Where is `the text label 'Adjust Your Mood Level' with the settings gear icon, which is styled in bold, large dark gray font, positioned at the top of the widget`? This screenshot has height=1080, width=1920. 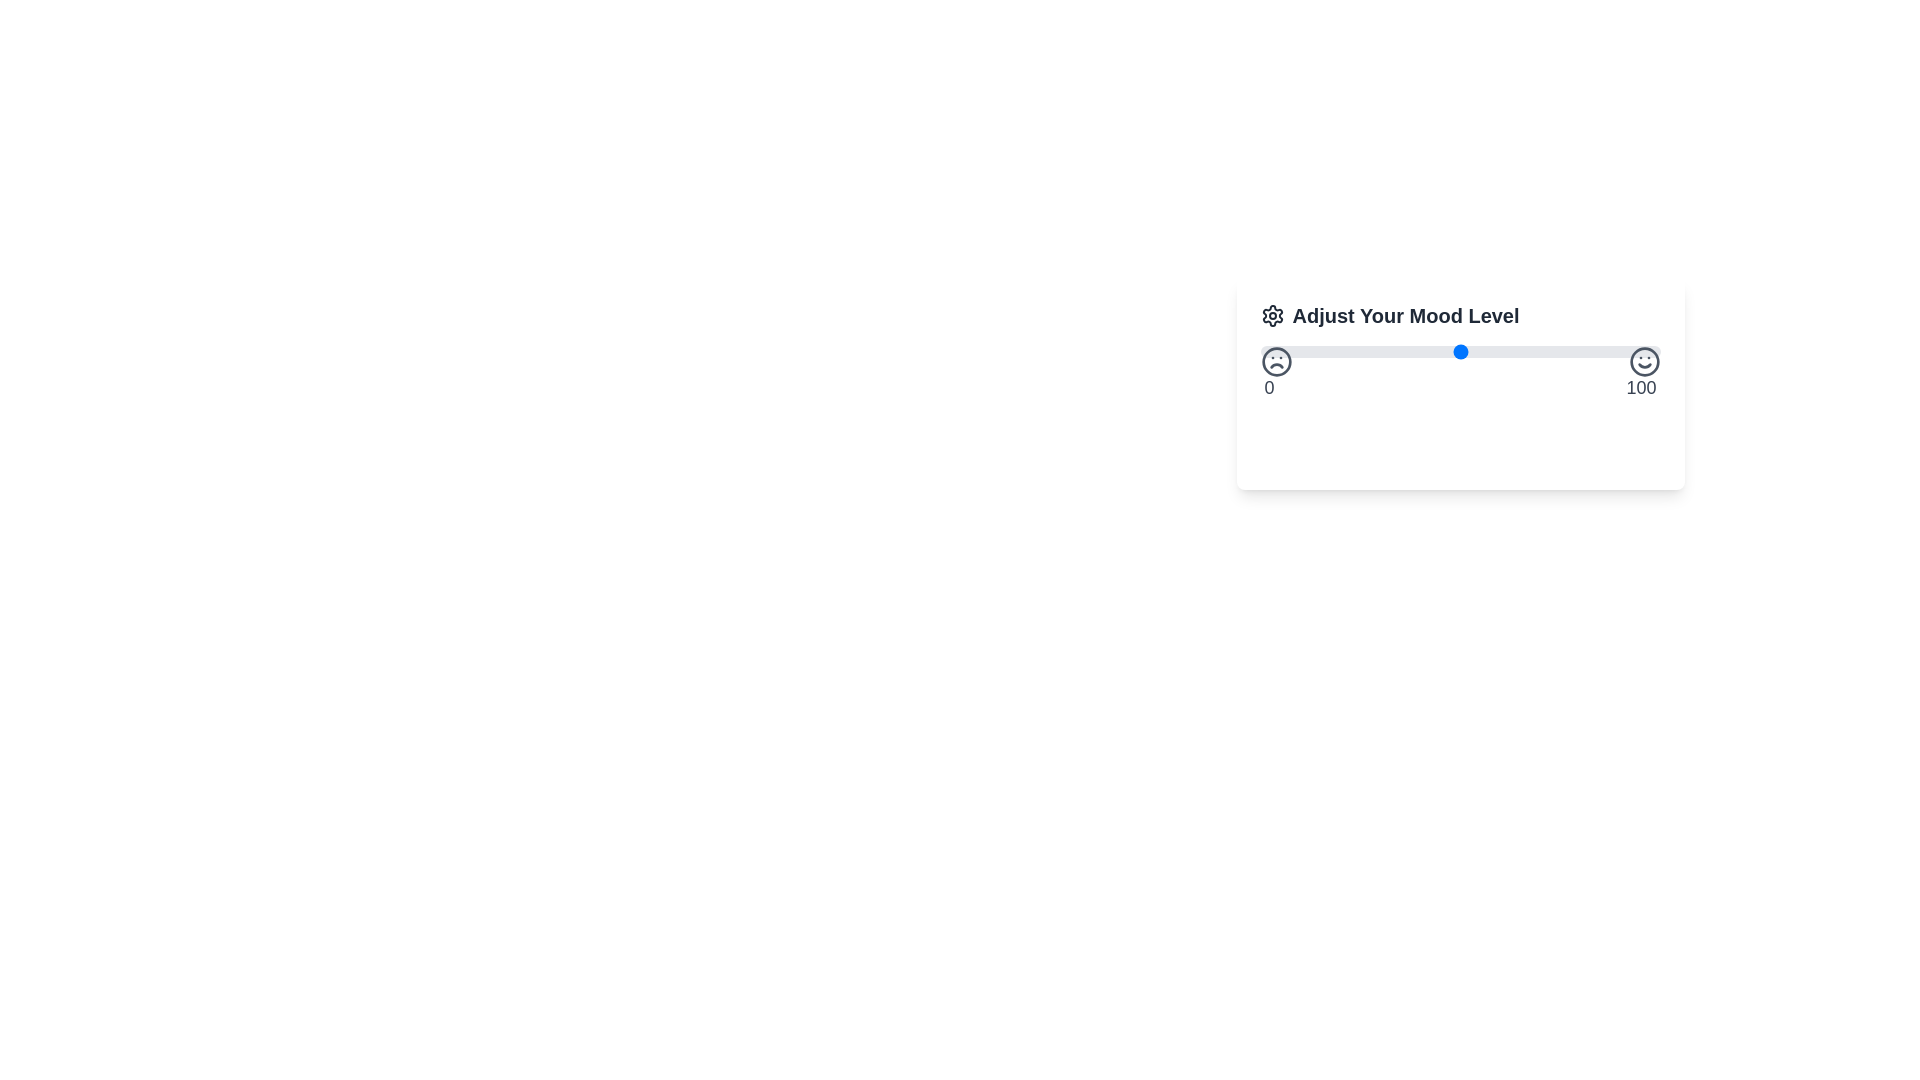
the text label 'Adjust Your Mood Level' with the settings gear icon, which is styled in bold, large dark gray font, positioned at the top of the widget is located at coordinates (1460, 315).